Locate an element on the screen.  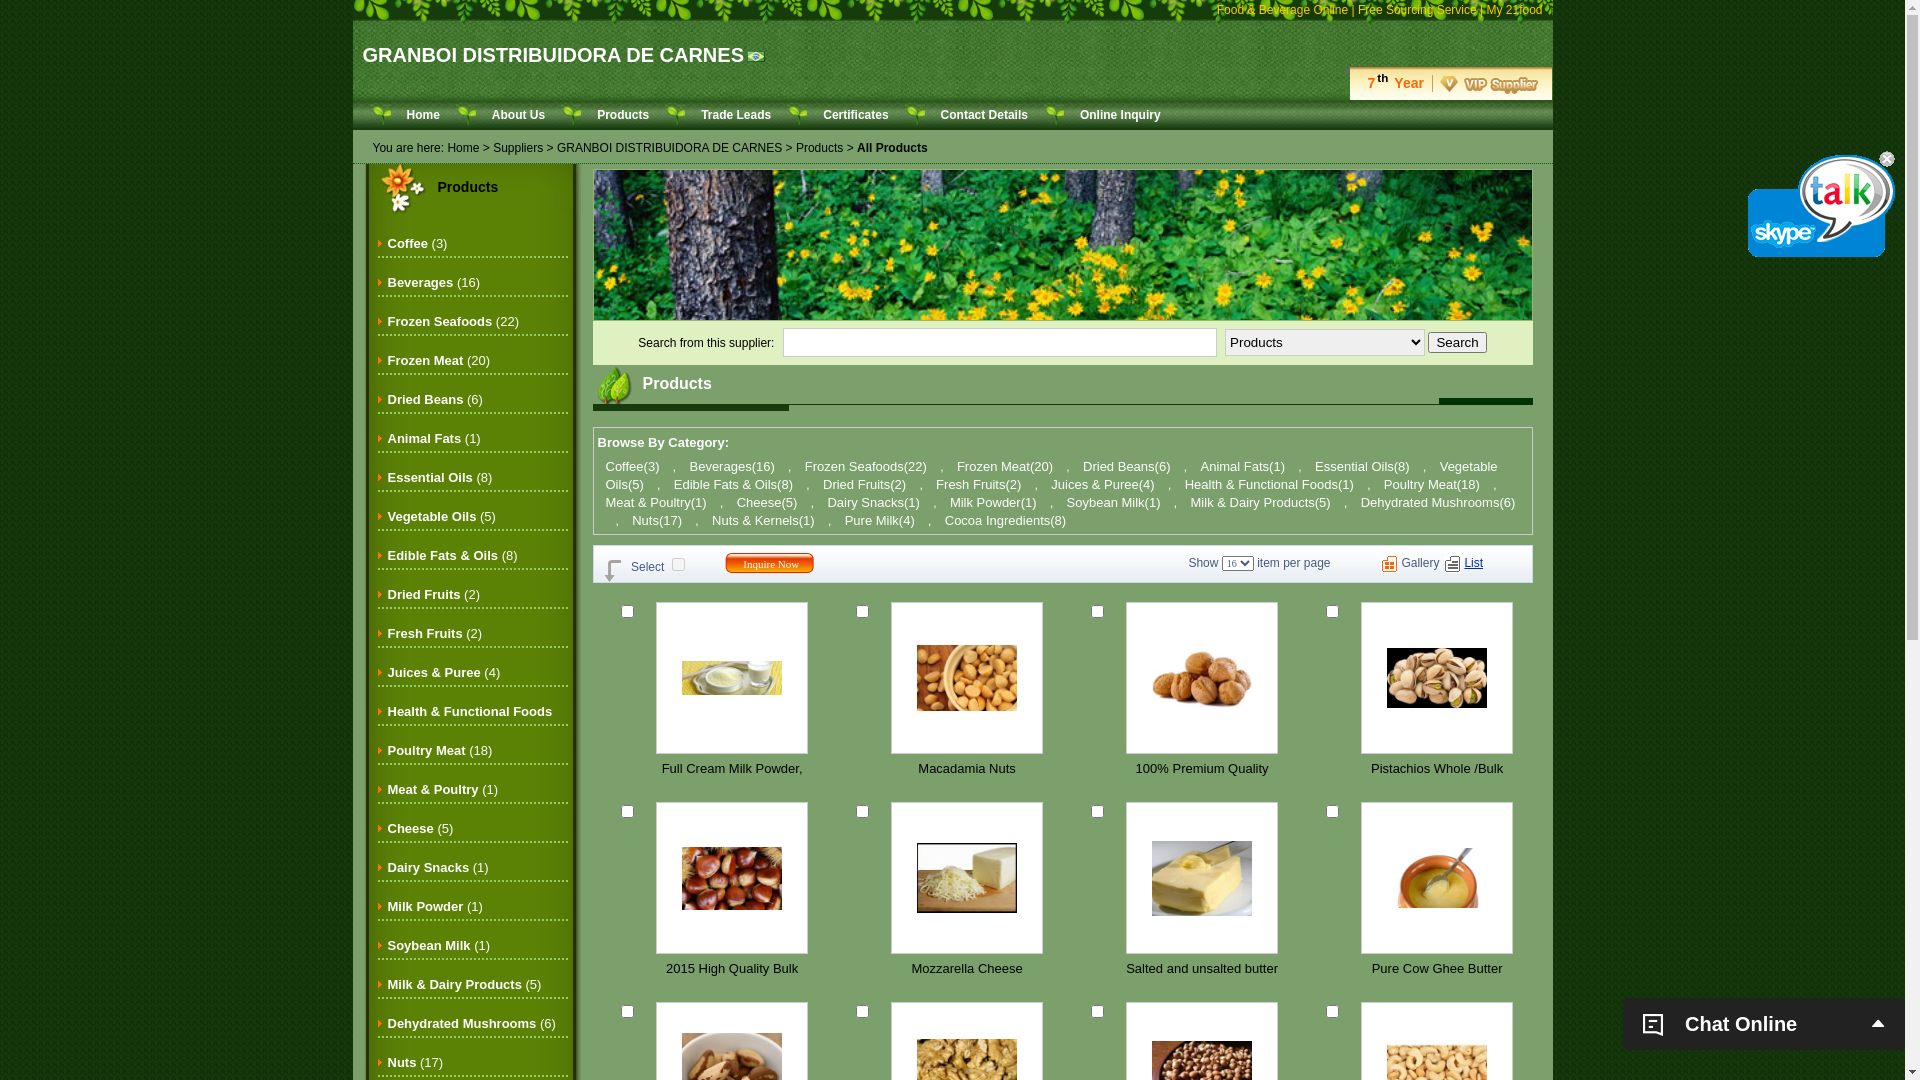
'Nuts & Kernels(1)' is located at coordinates (762, 519).